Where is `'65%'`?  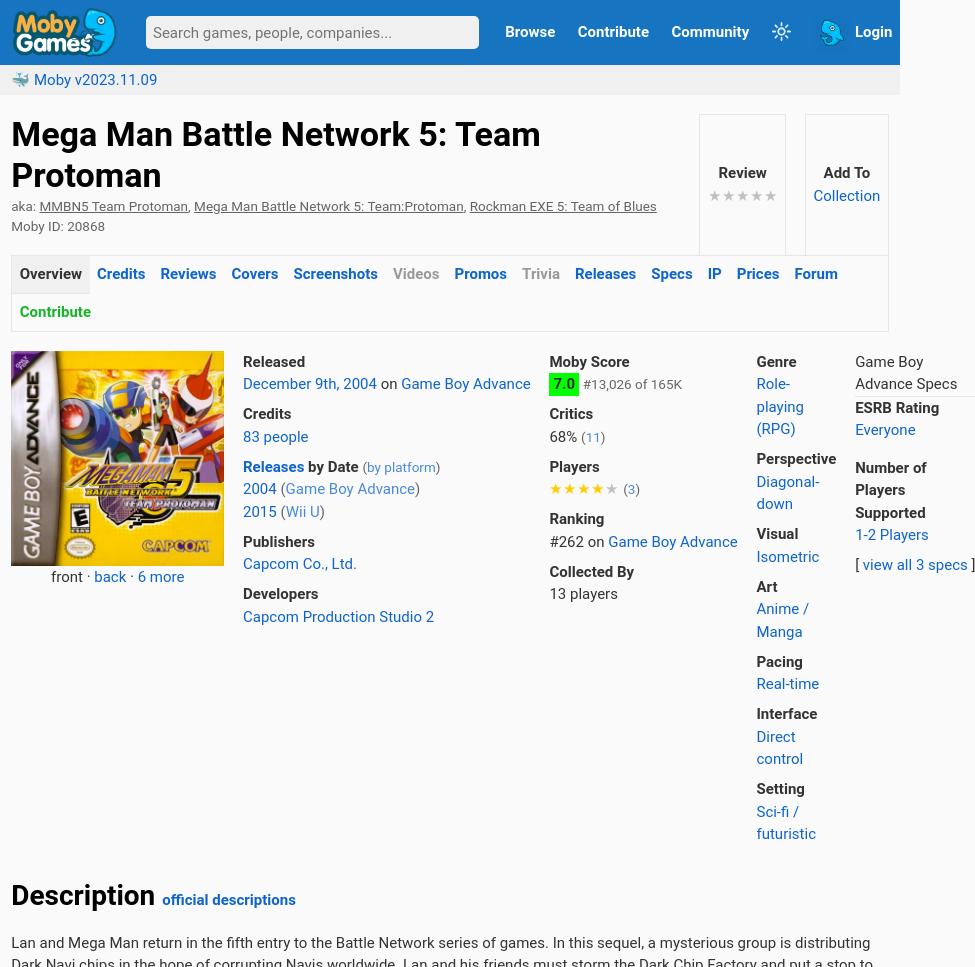 '65%' is located at coordinates (464, 375).